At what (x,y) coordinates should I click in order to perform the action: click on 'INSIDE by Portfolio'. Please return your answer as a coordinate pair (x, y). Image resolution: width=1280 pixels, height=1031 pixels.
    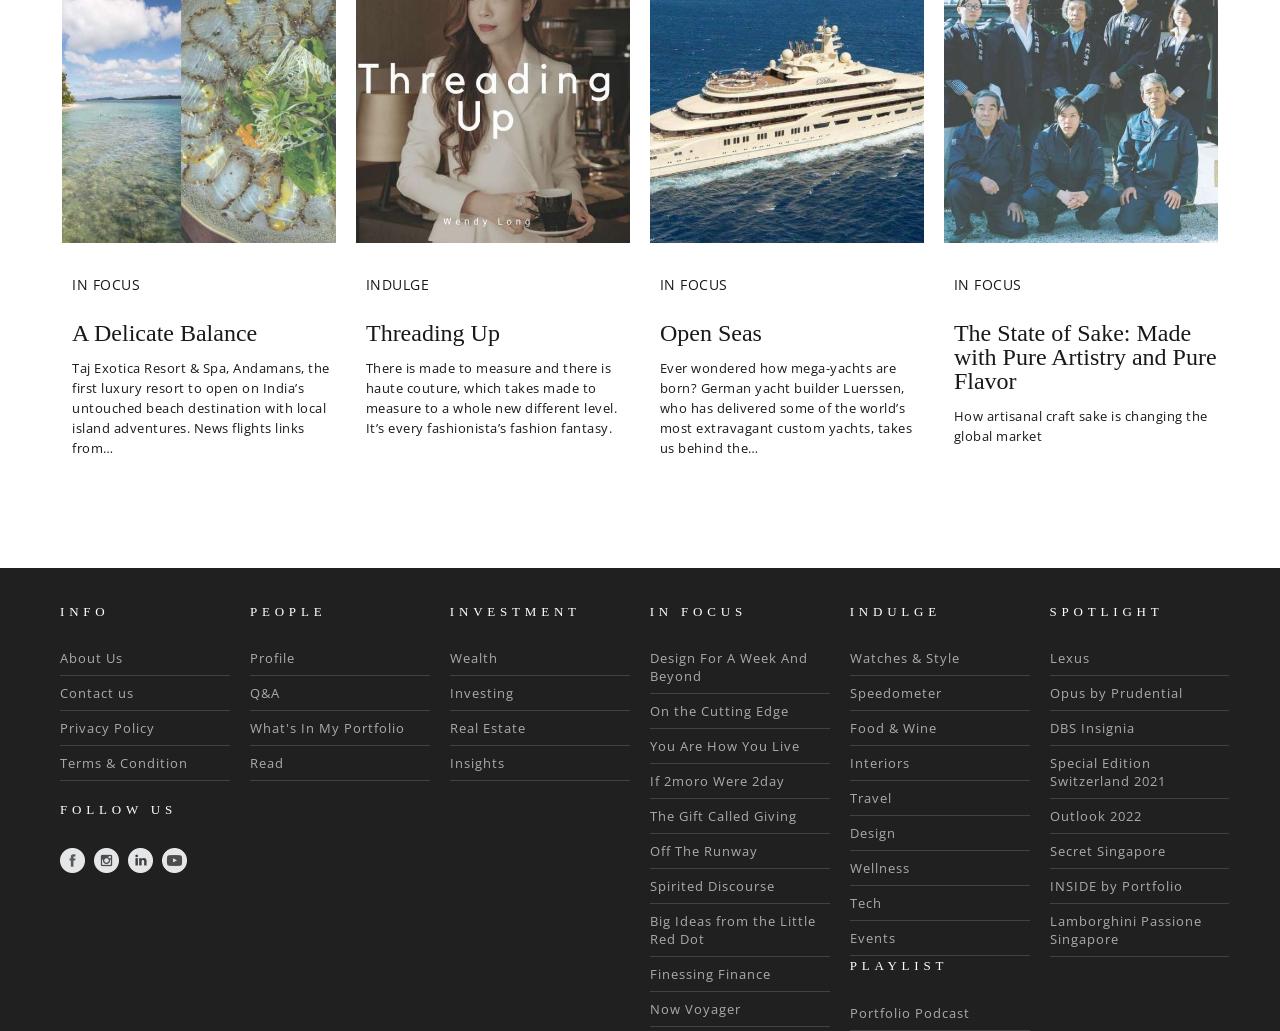
    Looking at the image, I should click on (1114, 886).